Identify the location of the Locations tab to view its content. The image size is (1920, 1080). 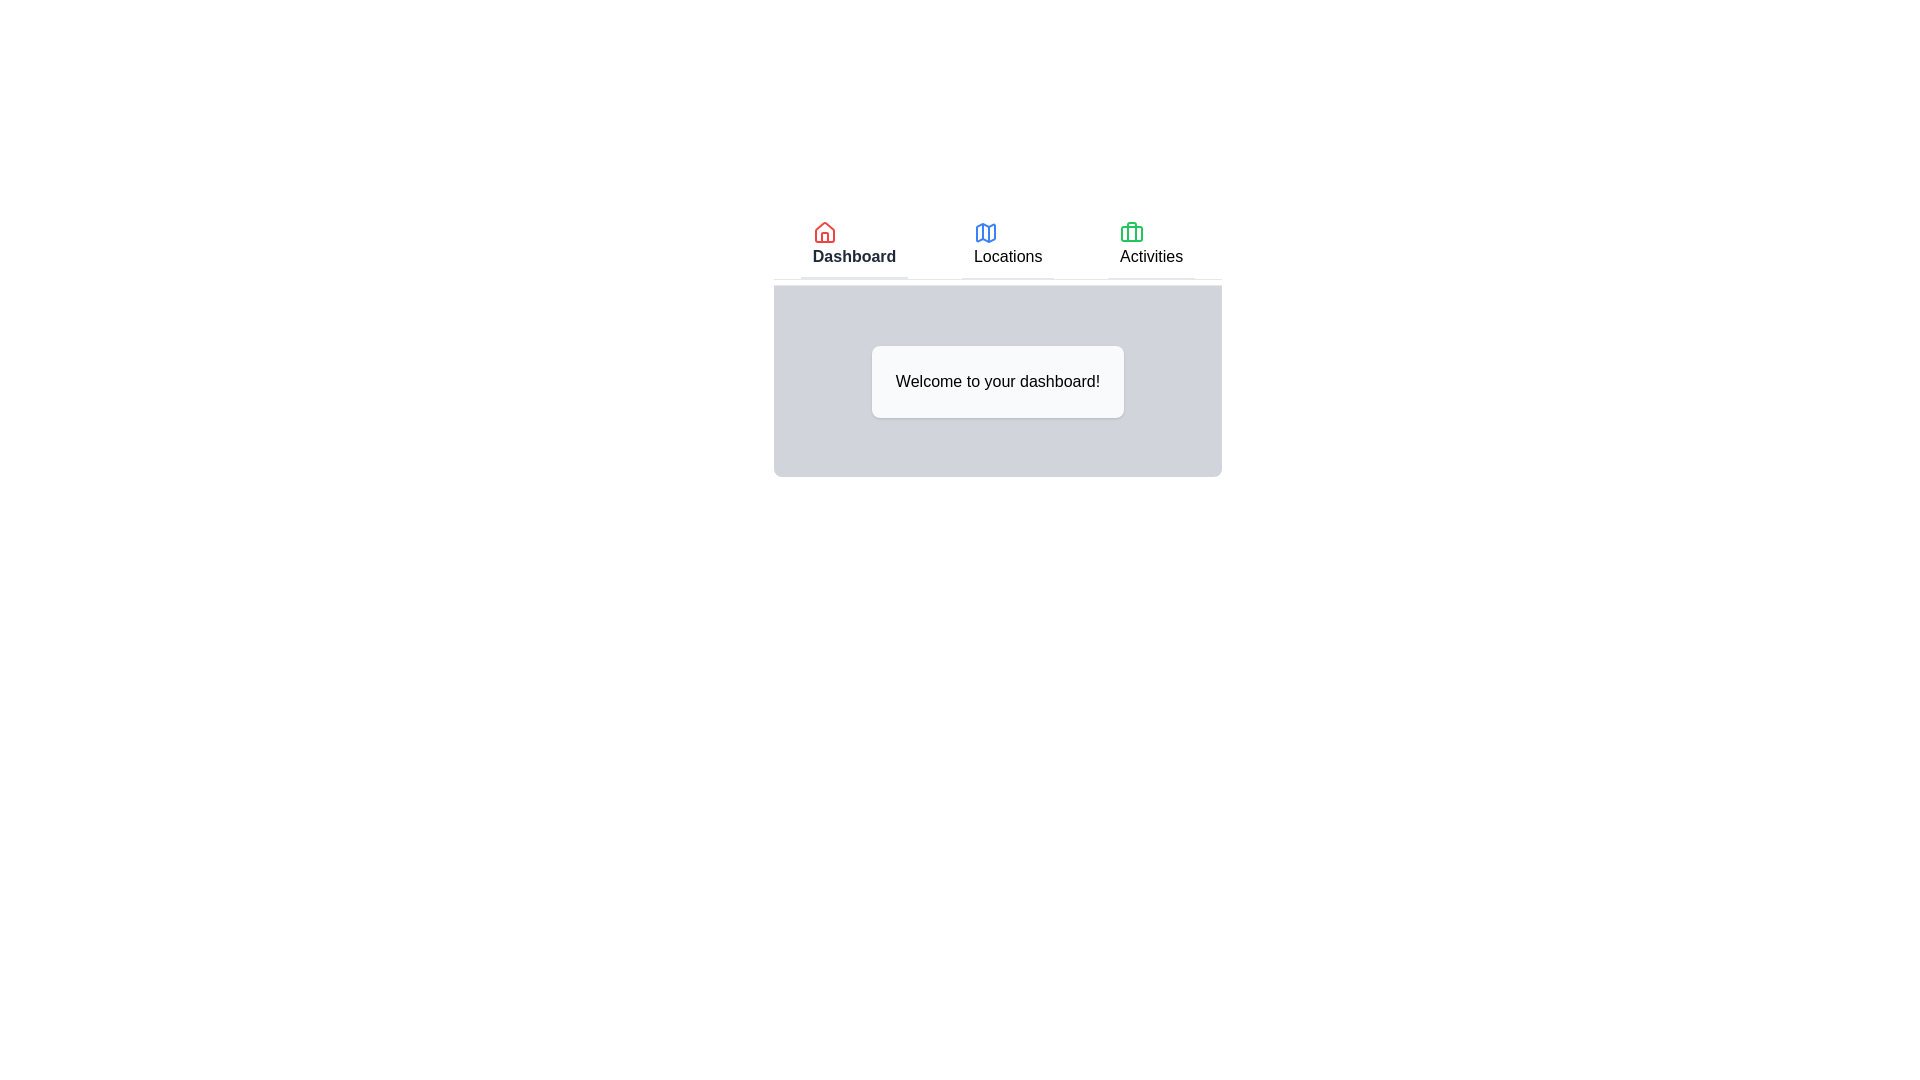
(1008, 245).